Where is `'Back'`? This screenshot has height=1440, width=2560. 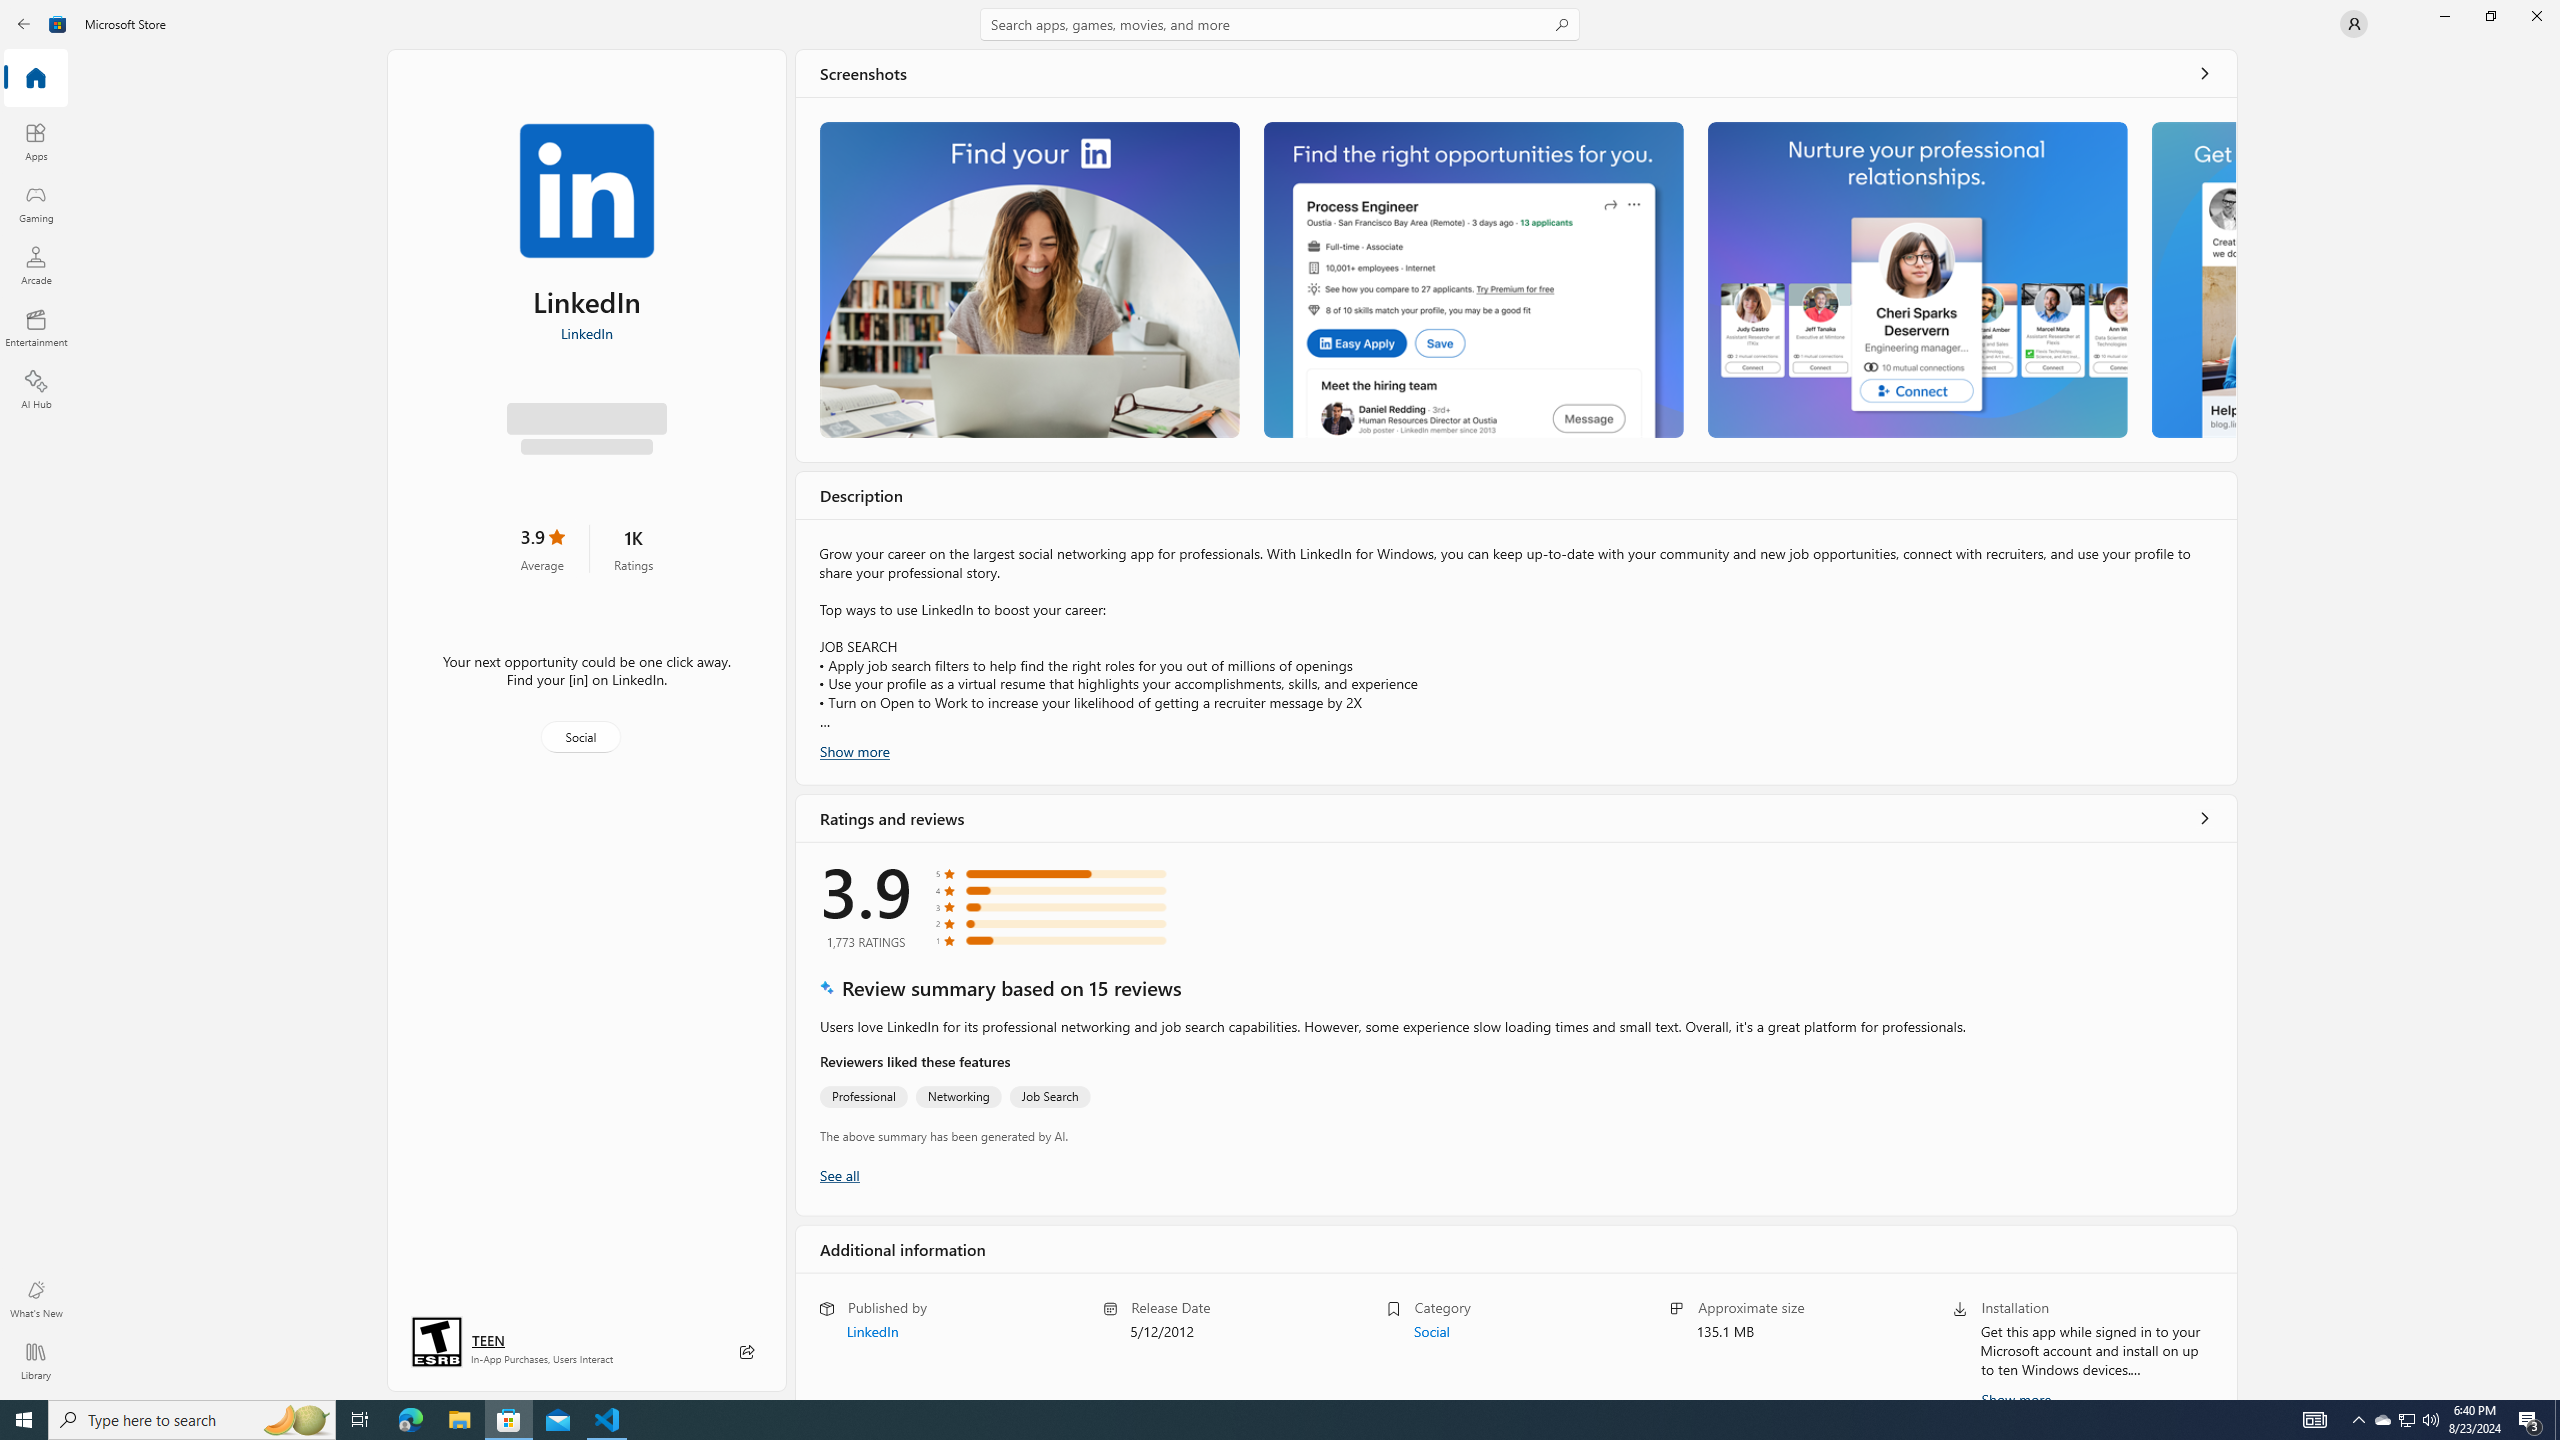 'Back' is located at coordinates (24, 22).